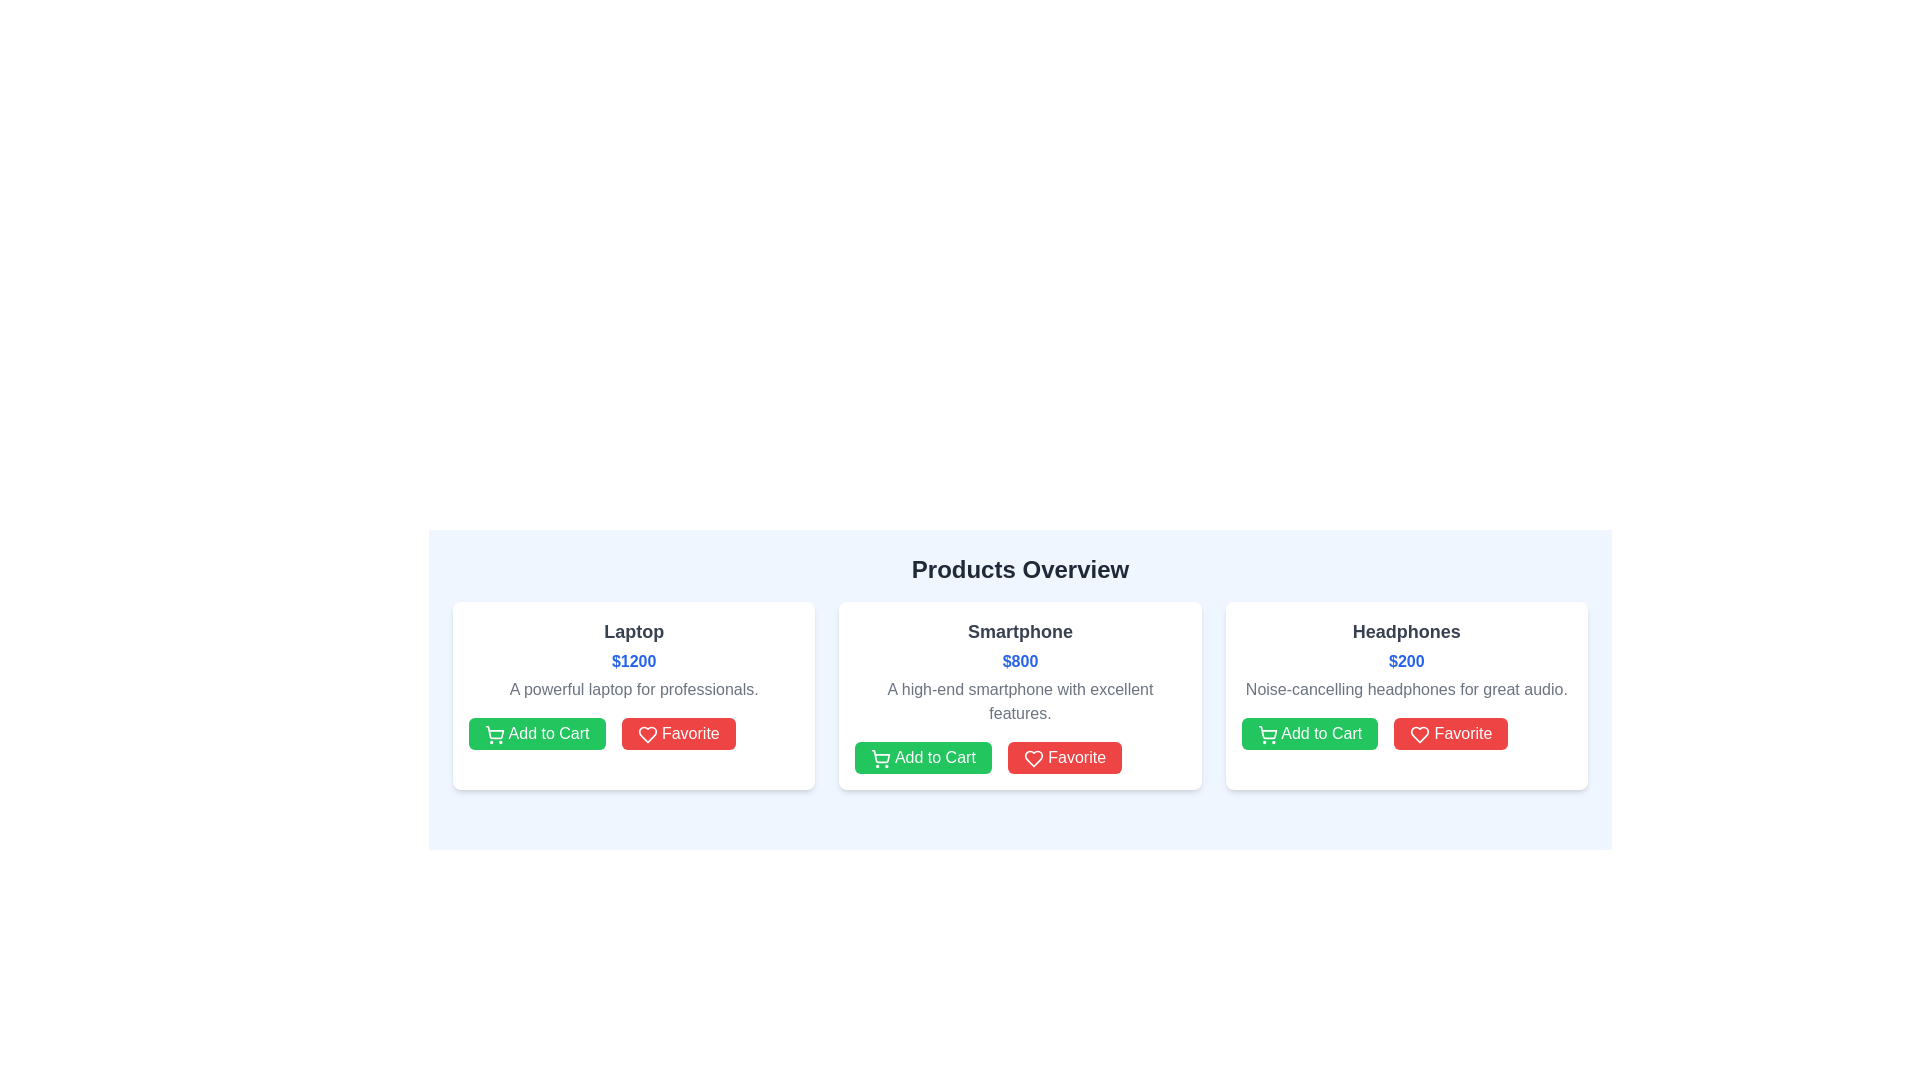 The width and height of the screenshot is (1920, 1080). I want to click on the text label displaying the price '$1200', which is styled in bold and blue font, located below the title 'Laptop' in the leftmost product information card, so click(633, 662).